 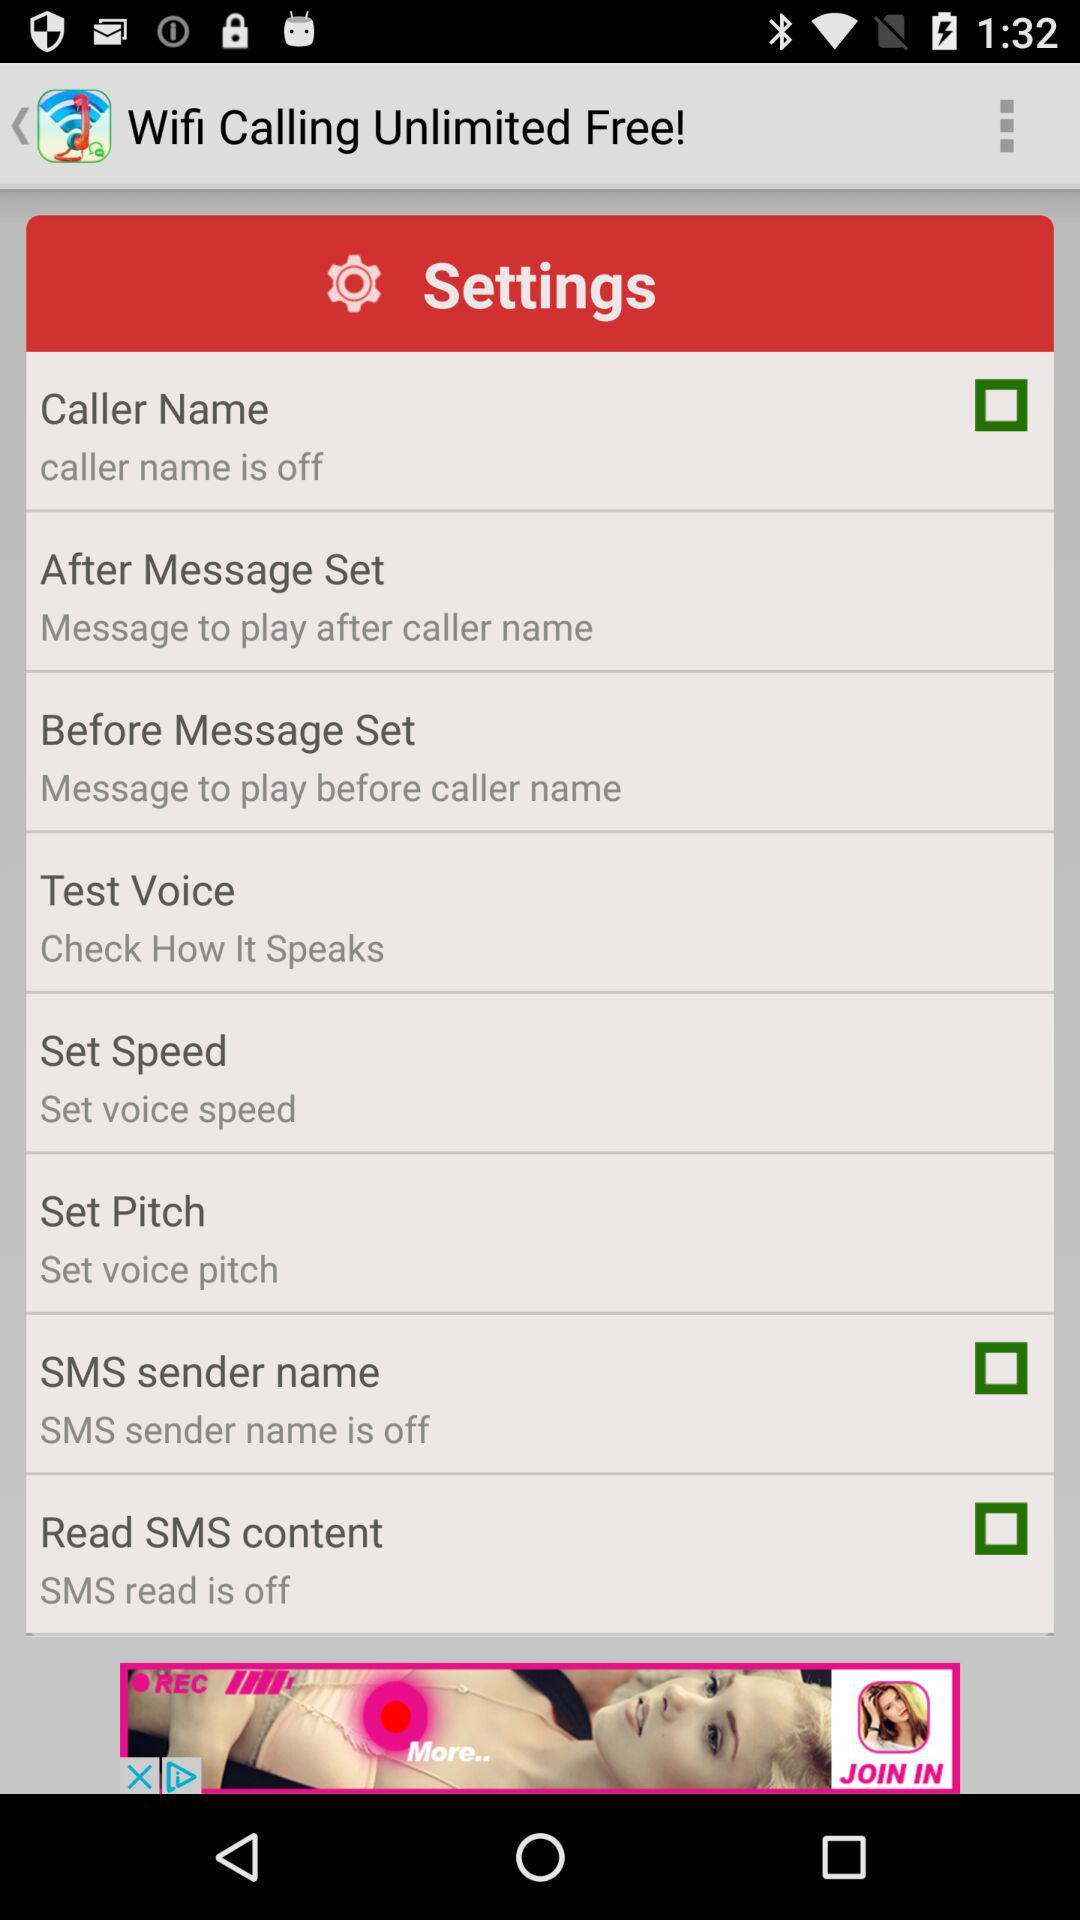 What do you see at coordinates (1001, 403) in the screenshot?
I see `click check box` at bounding box center [1001, 403].